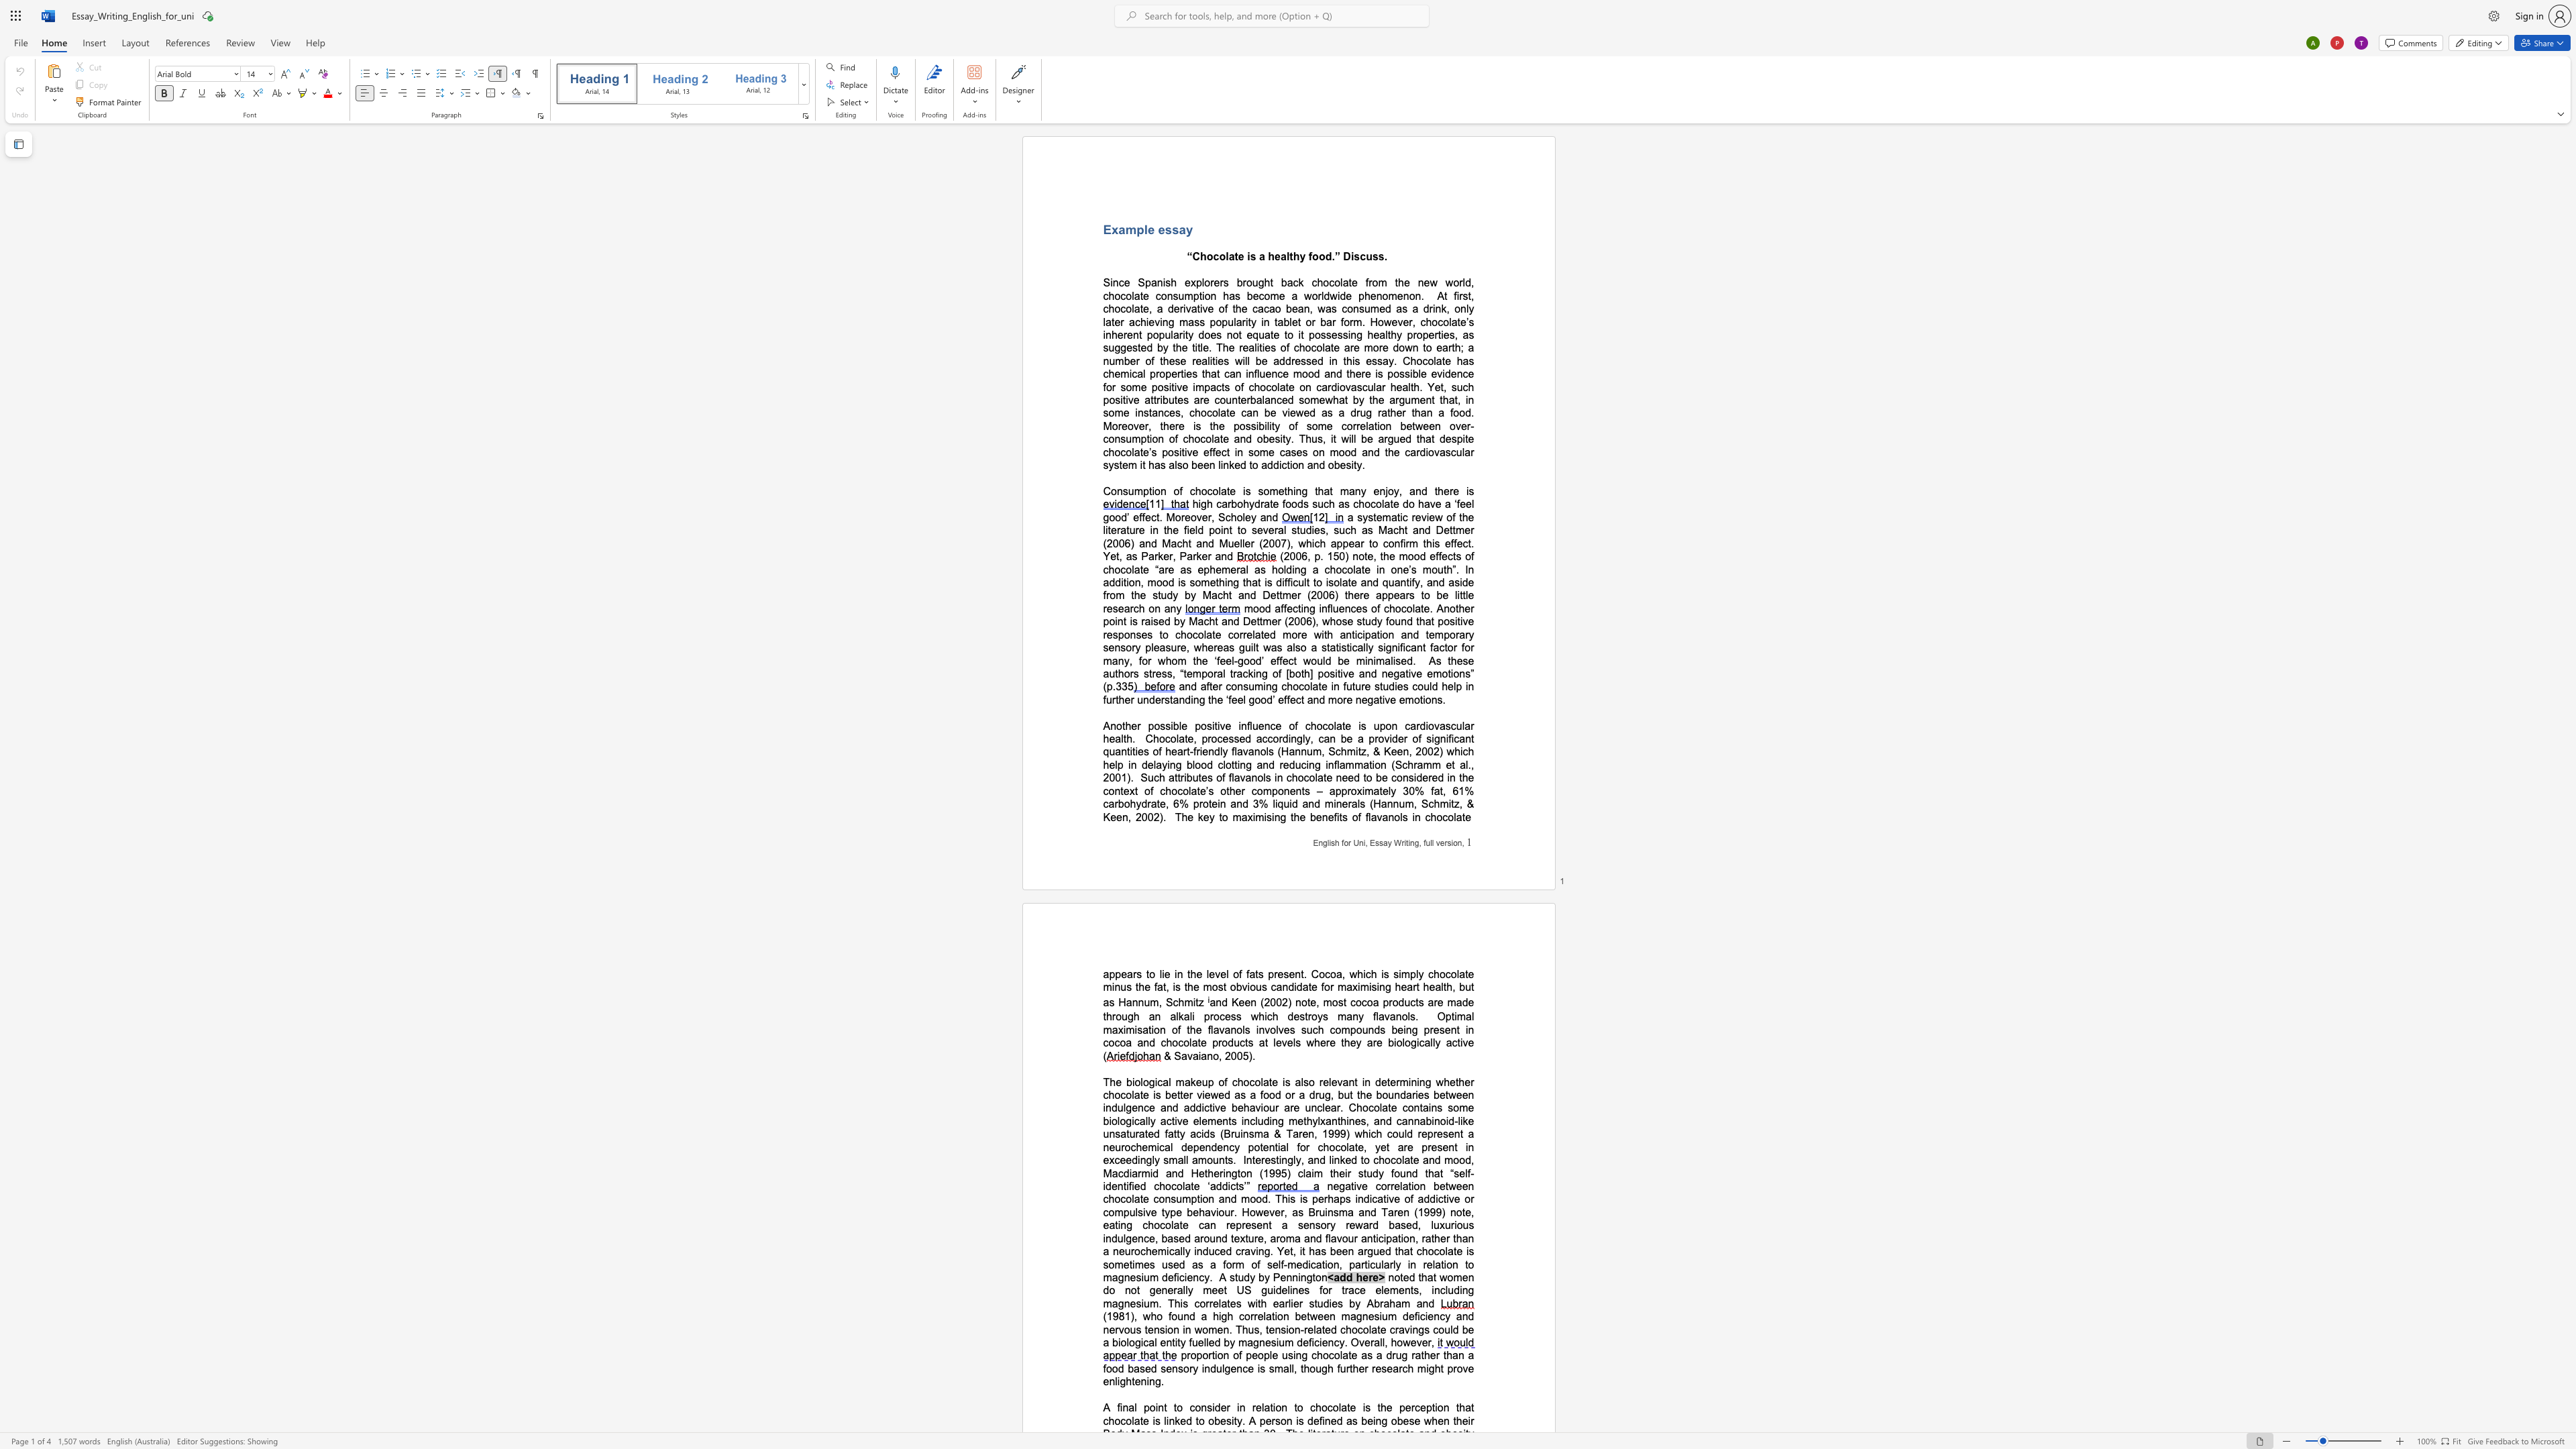  Describe the element at coordinates (1358, 256) in the screenshot. I see `the space between the continuous character "s" and "c" in the text` at that location.